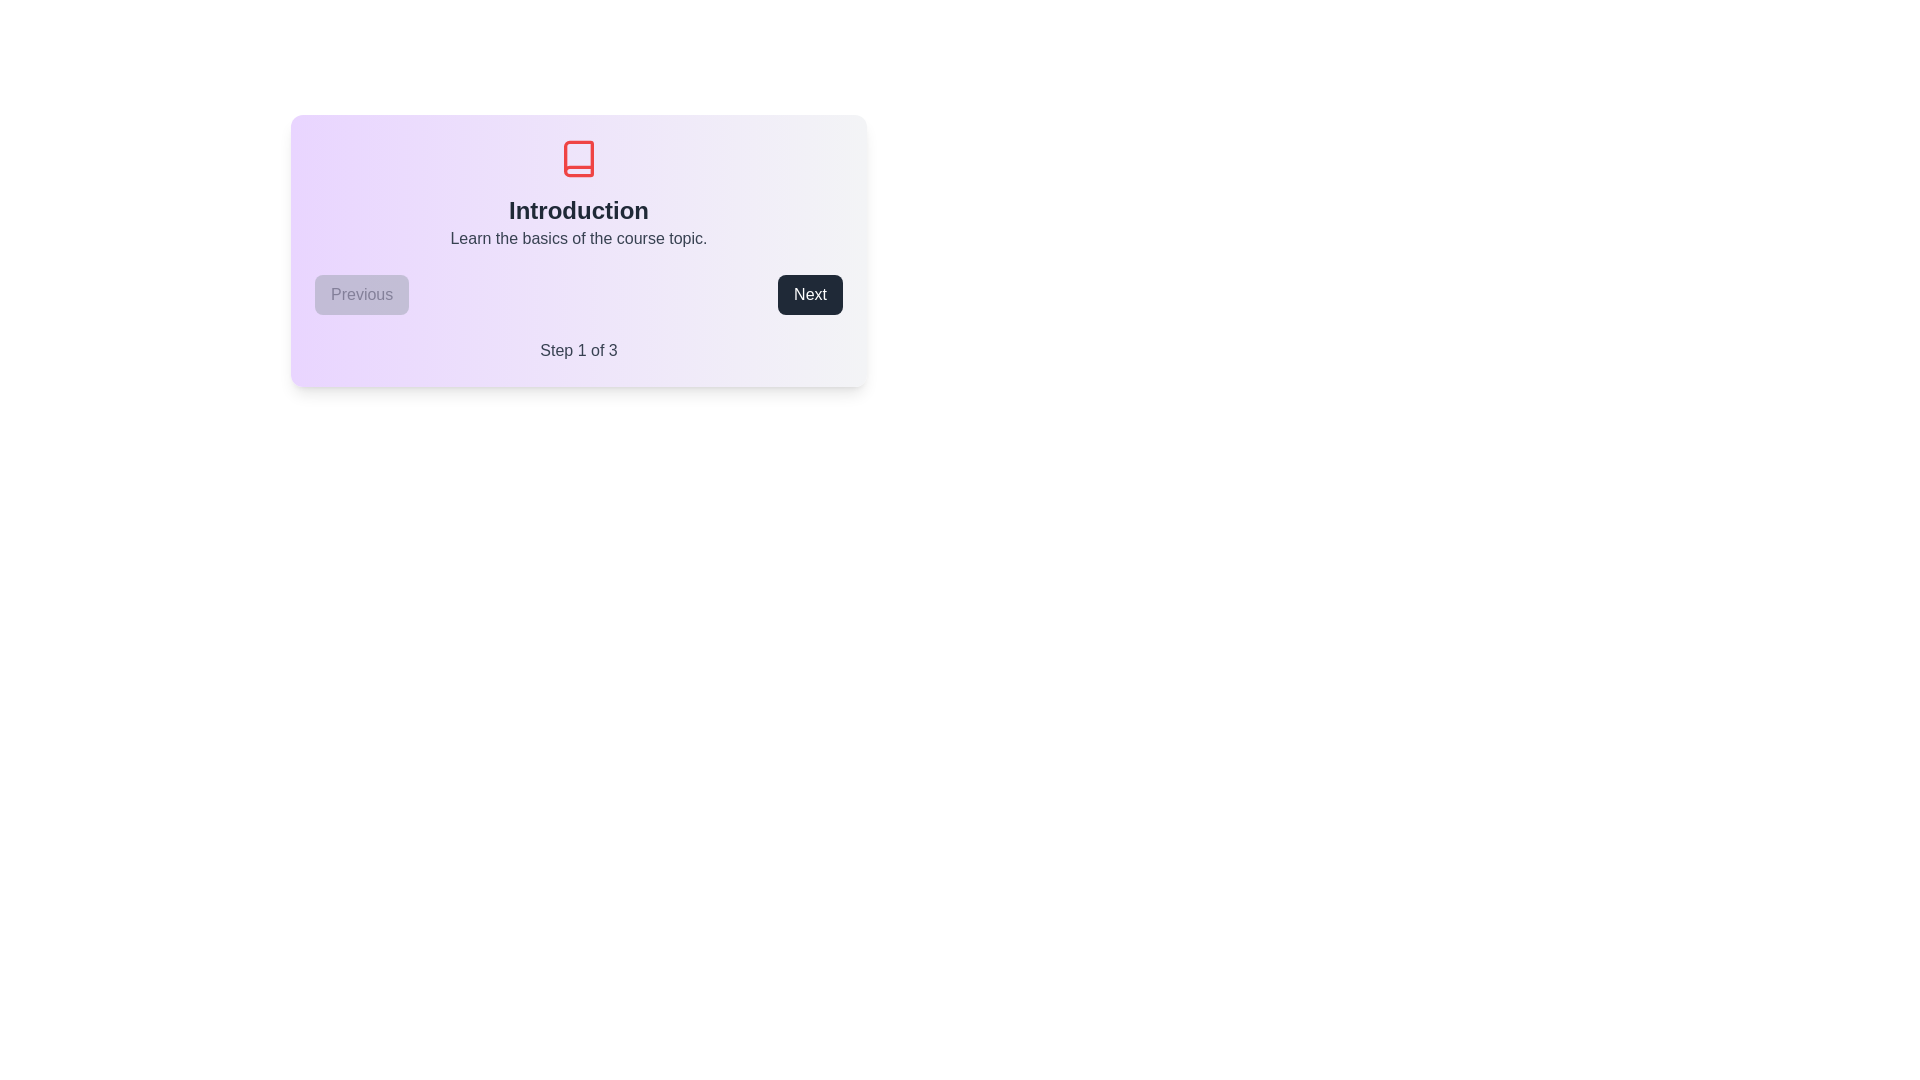 The height and width of the screenshot is (1080, 1920). I want to click on the text 'Step 1 of 3' to acknowledge the progress indicator, so click(578, 350).